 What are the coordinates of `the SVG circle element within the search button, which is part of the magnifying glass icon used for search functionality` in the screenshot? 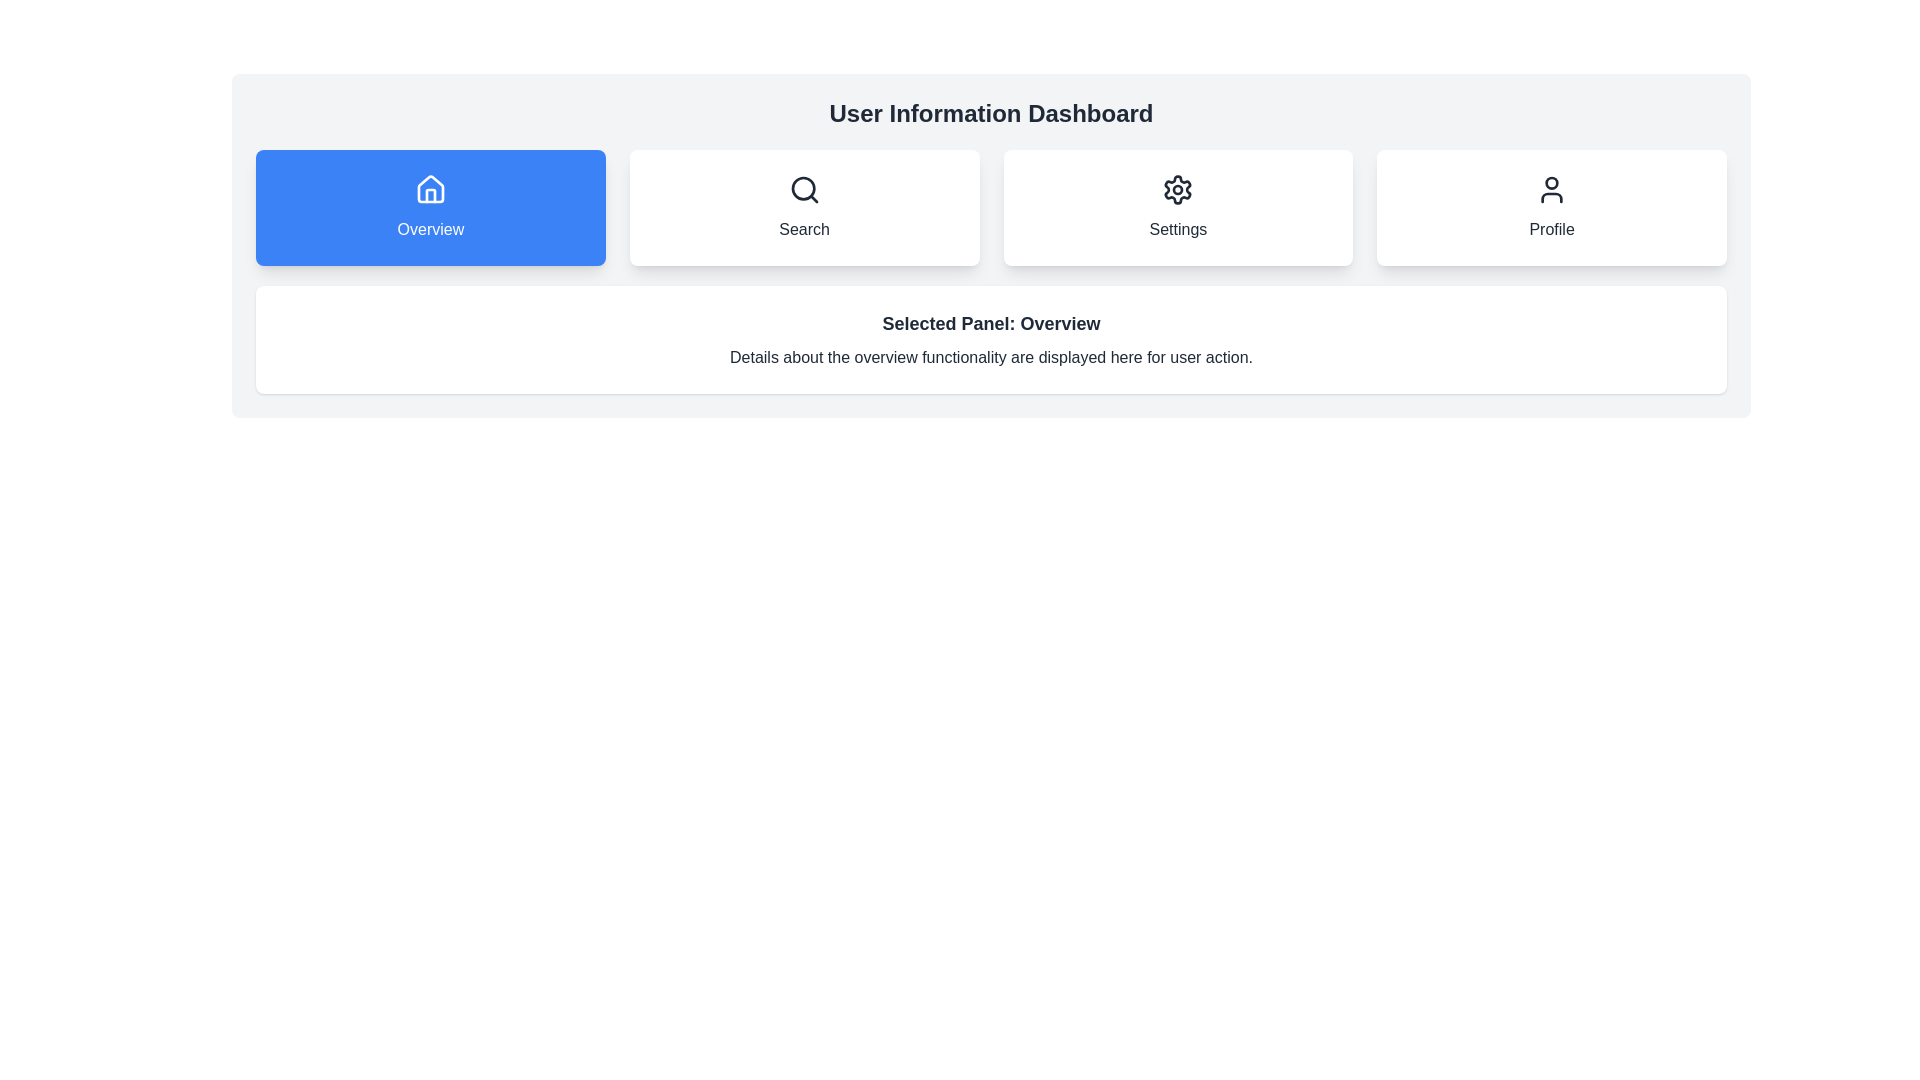 It's located at (803, 188).